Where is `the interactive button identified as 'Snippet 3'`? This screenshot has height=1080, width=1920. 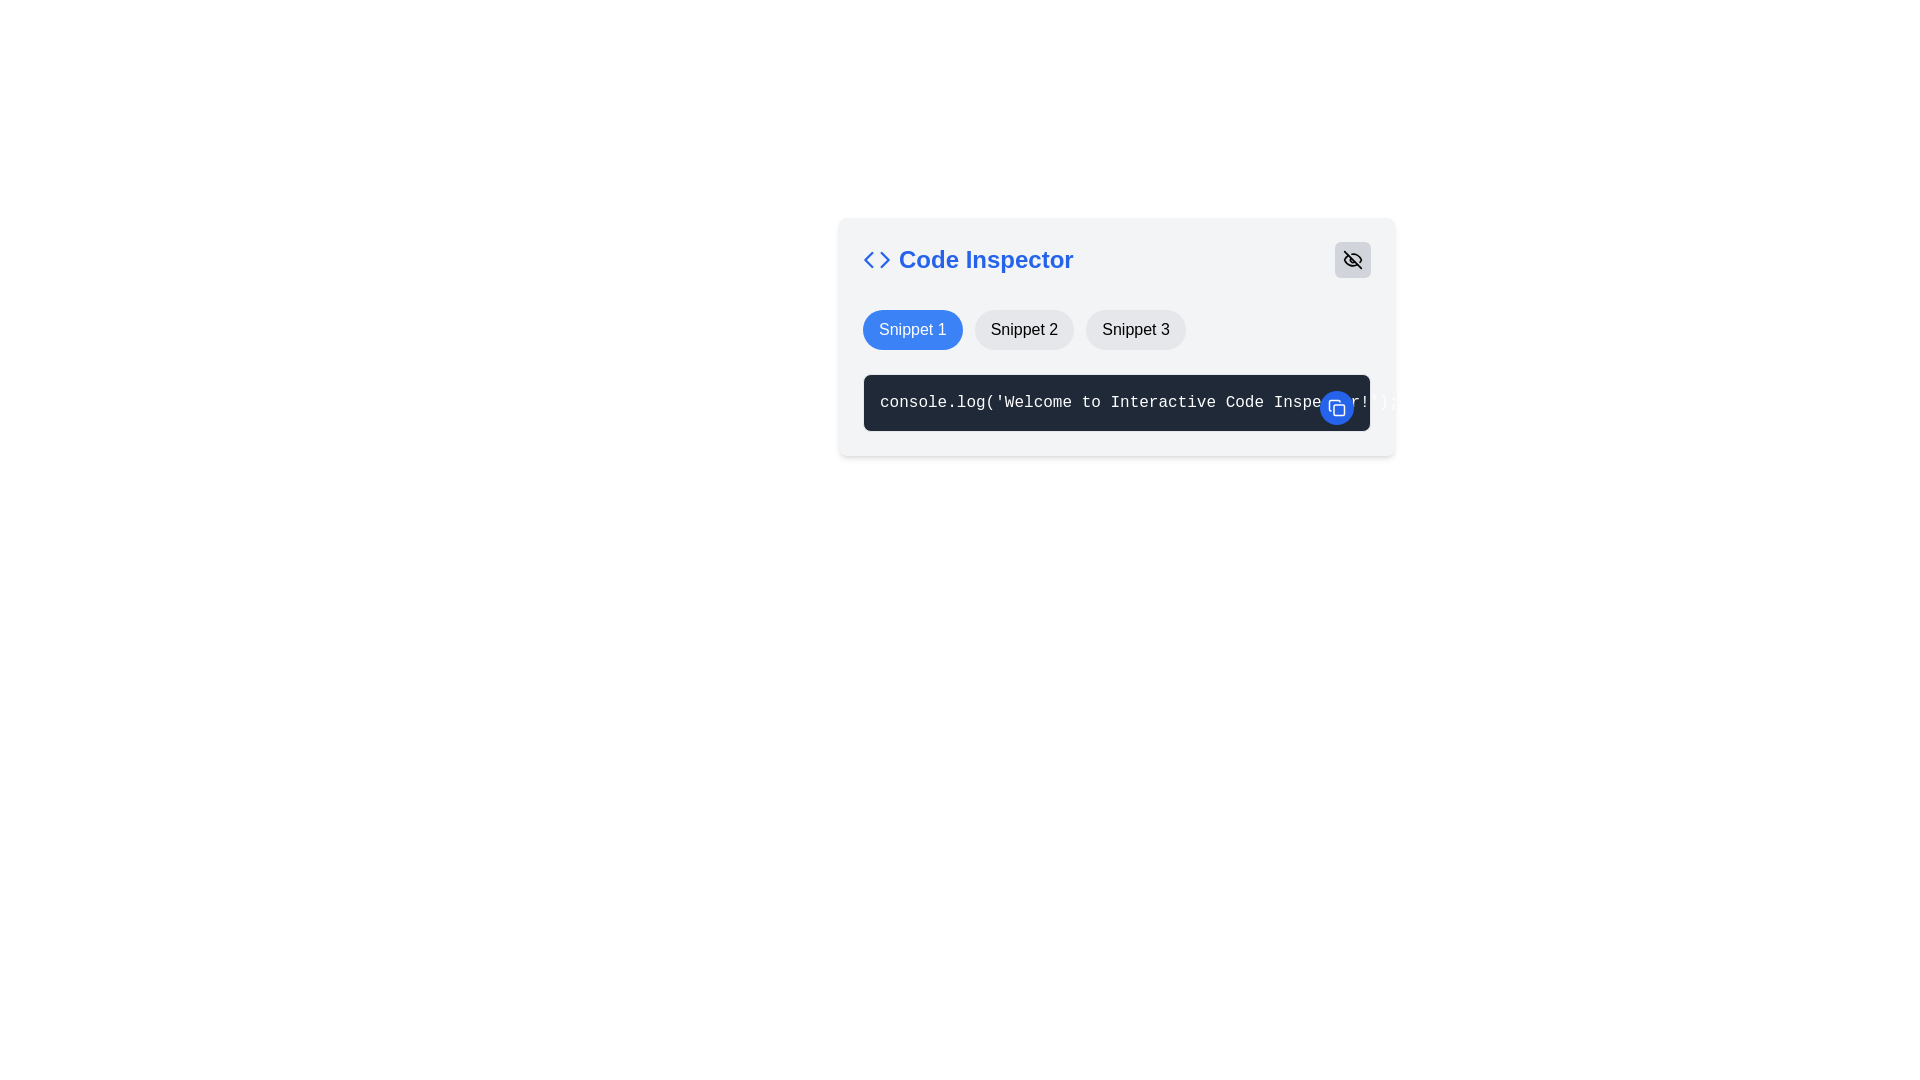
the interactive button identified as 'Snippet 3' is located at coordinates (1136, 329).